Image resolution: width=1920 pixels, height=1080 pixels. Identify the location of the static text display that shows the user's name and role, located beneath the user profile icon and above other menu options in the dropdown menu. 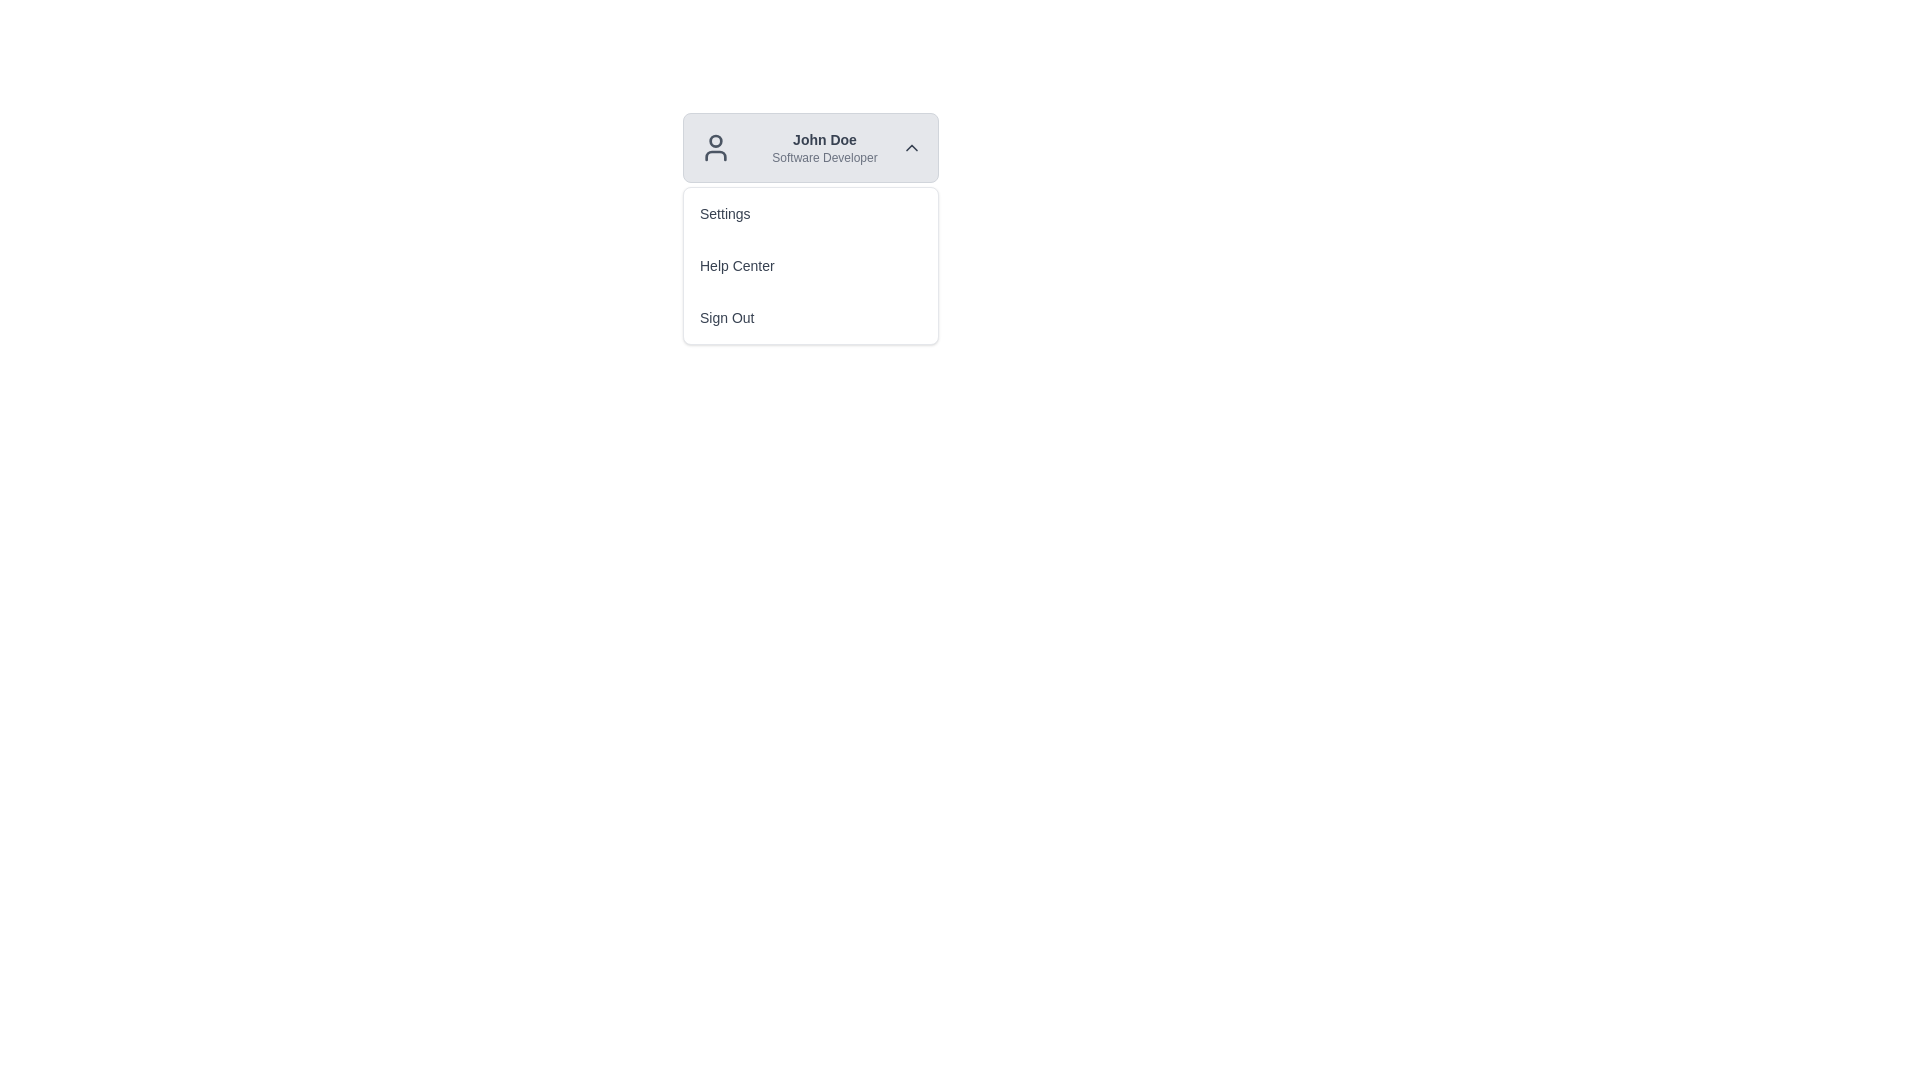
(825, 146).